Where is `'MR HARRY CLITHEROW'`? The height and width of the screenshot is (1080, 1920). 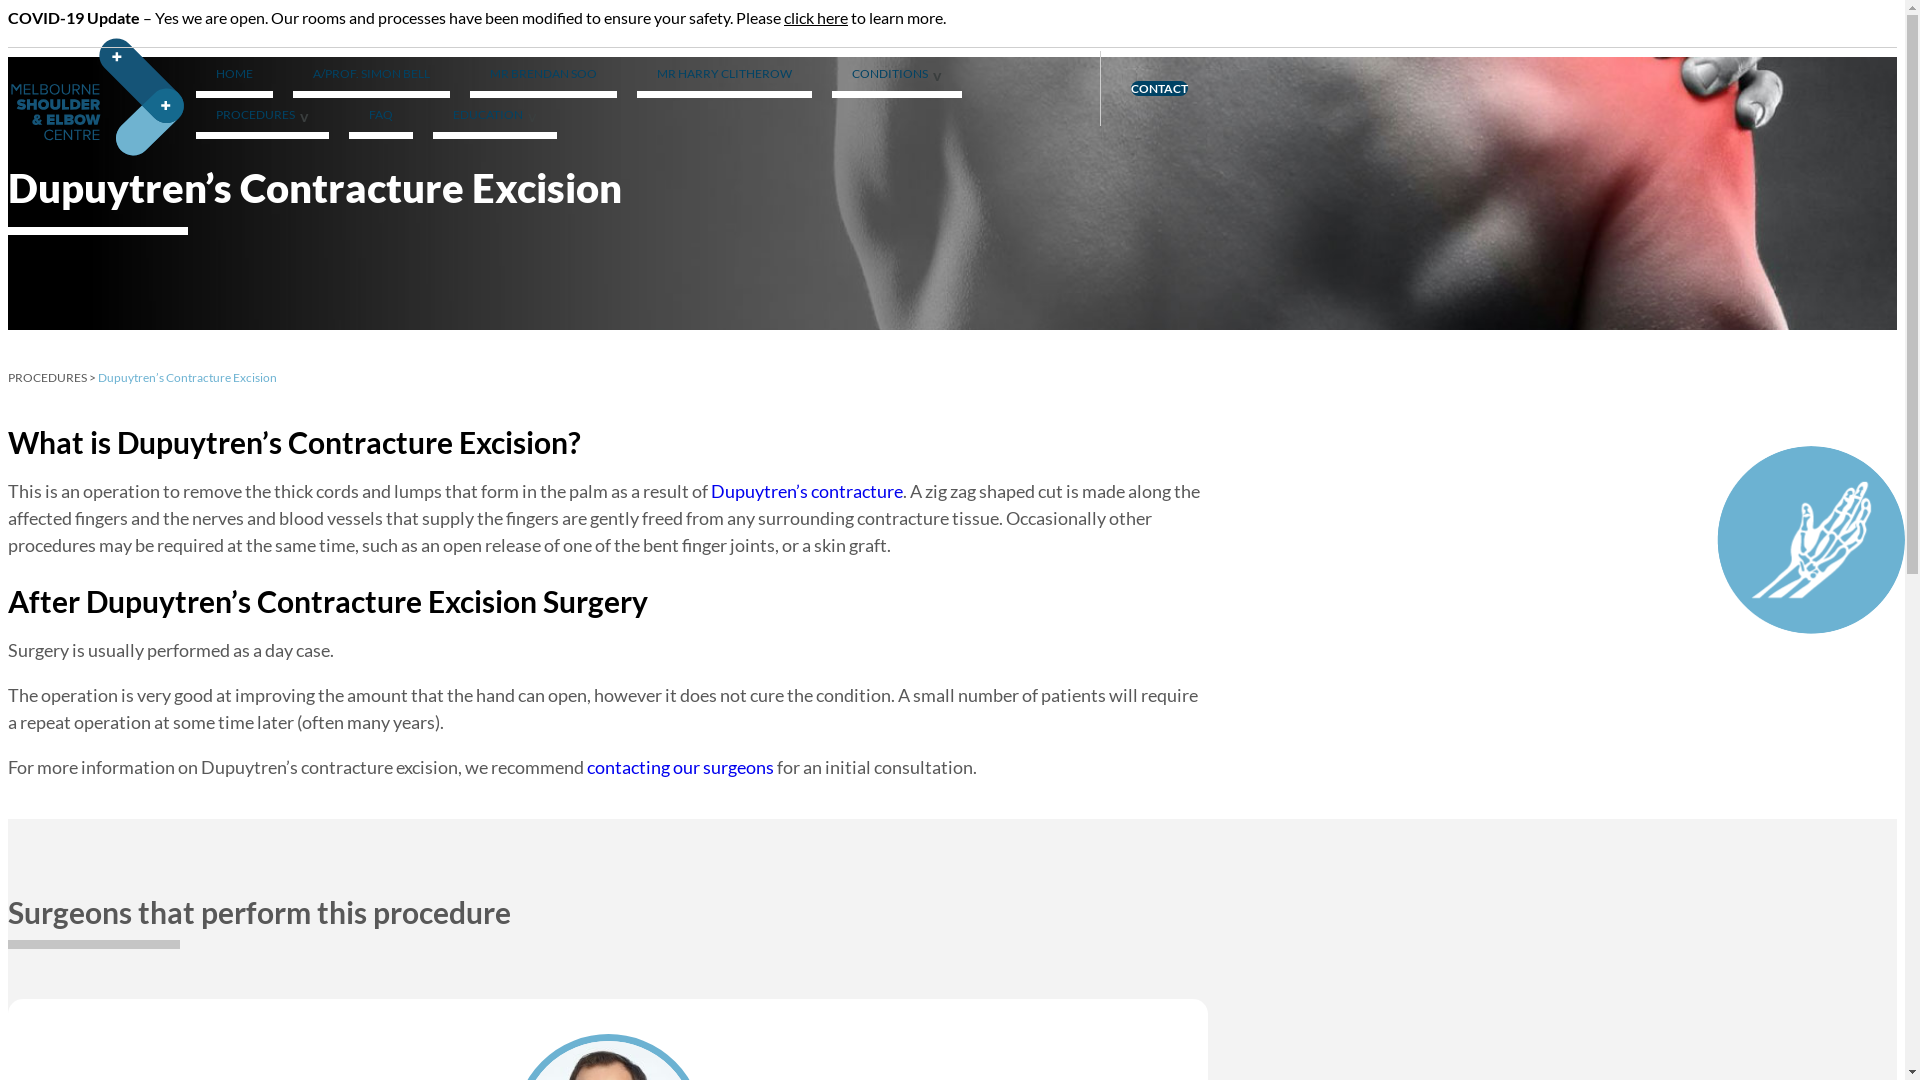
'MR HARRY CLITHEROW' is located at coordinates (723, 76).